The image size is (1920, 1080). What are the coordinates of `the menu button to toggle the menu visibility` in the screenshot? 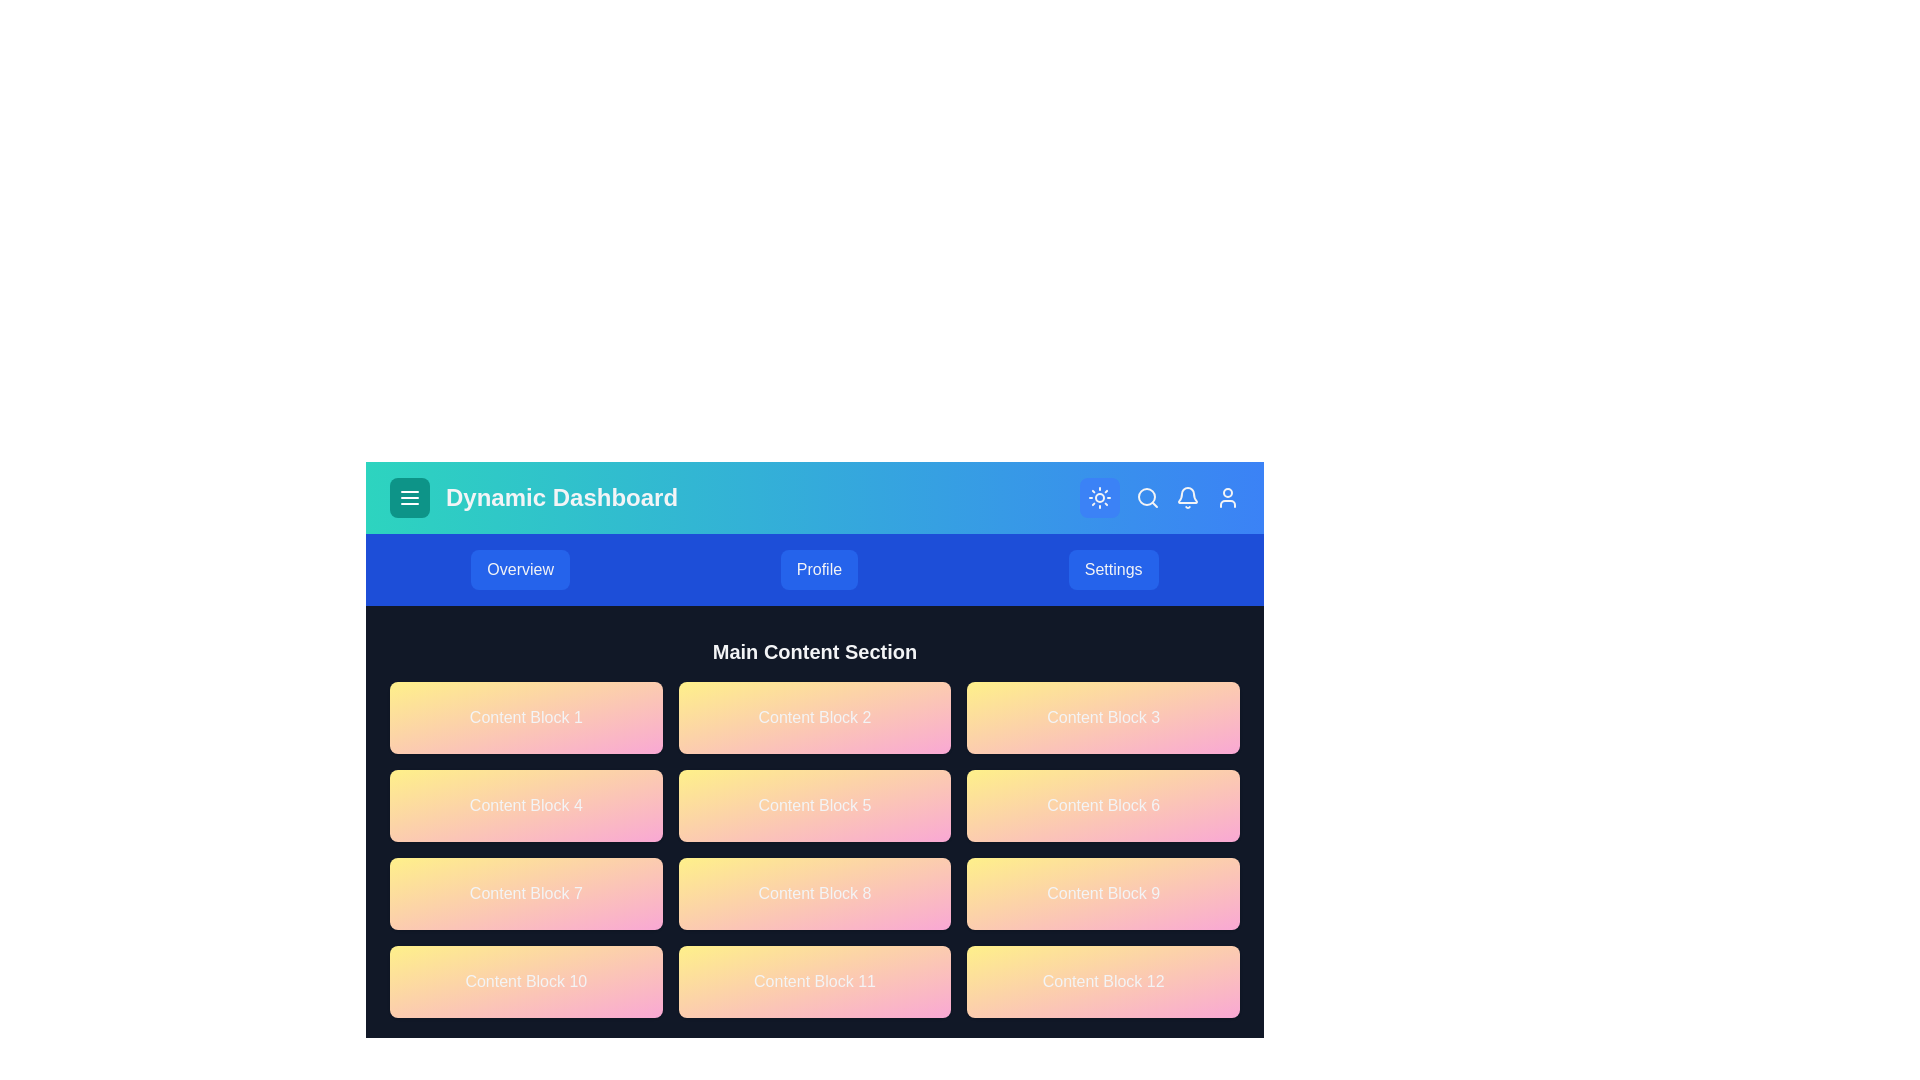 It's located at (408, 496).